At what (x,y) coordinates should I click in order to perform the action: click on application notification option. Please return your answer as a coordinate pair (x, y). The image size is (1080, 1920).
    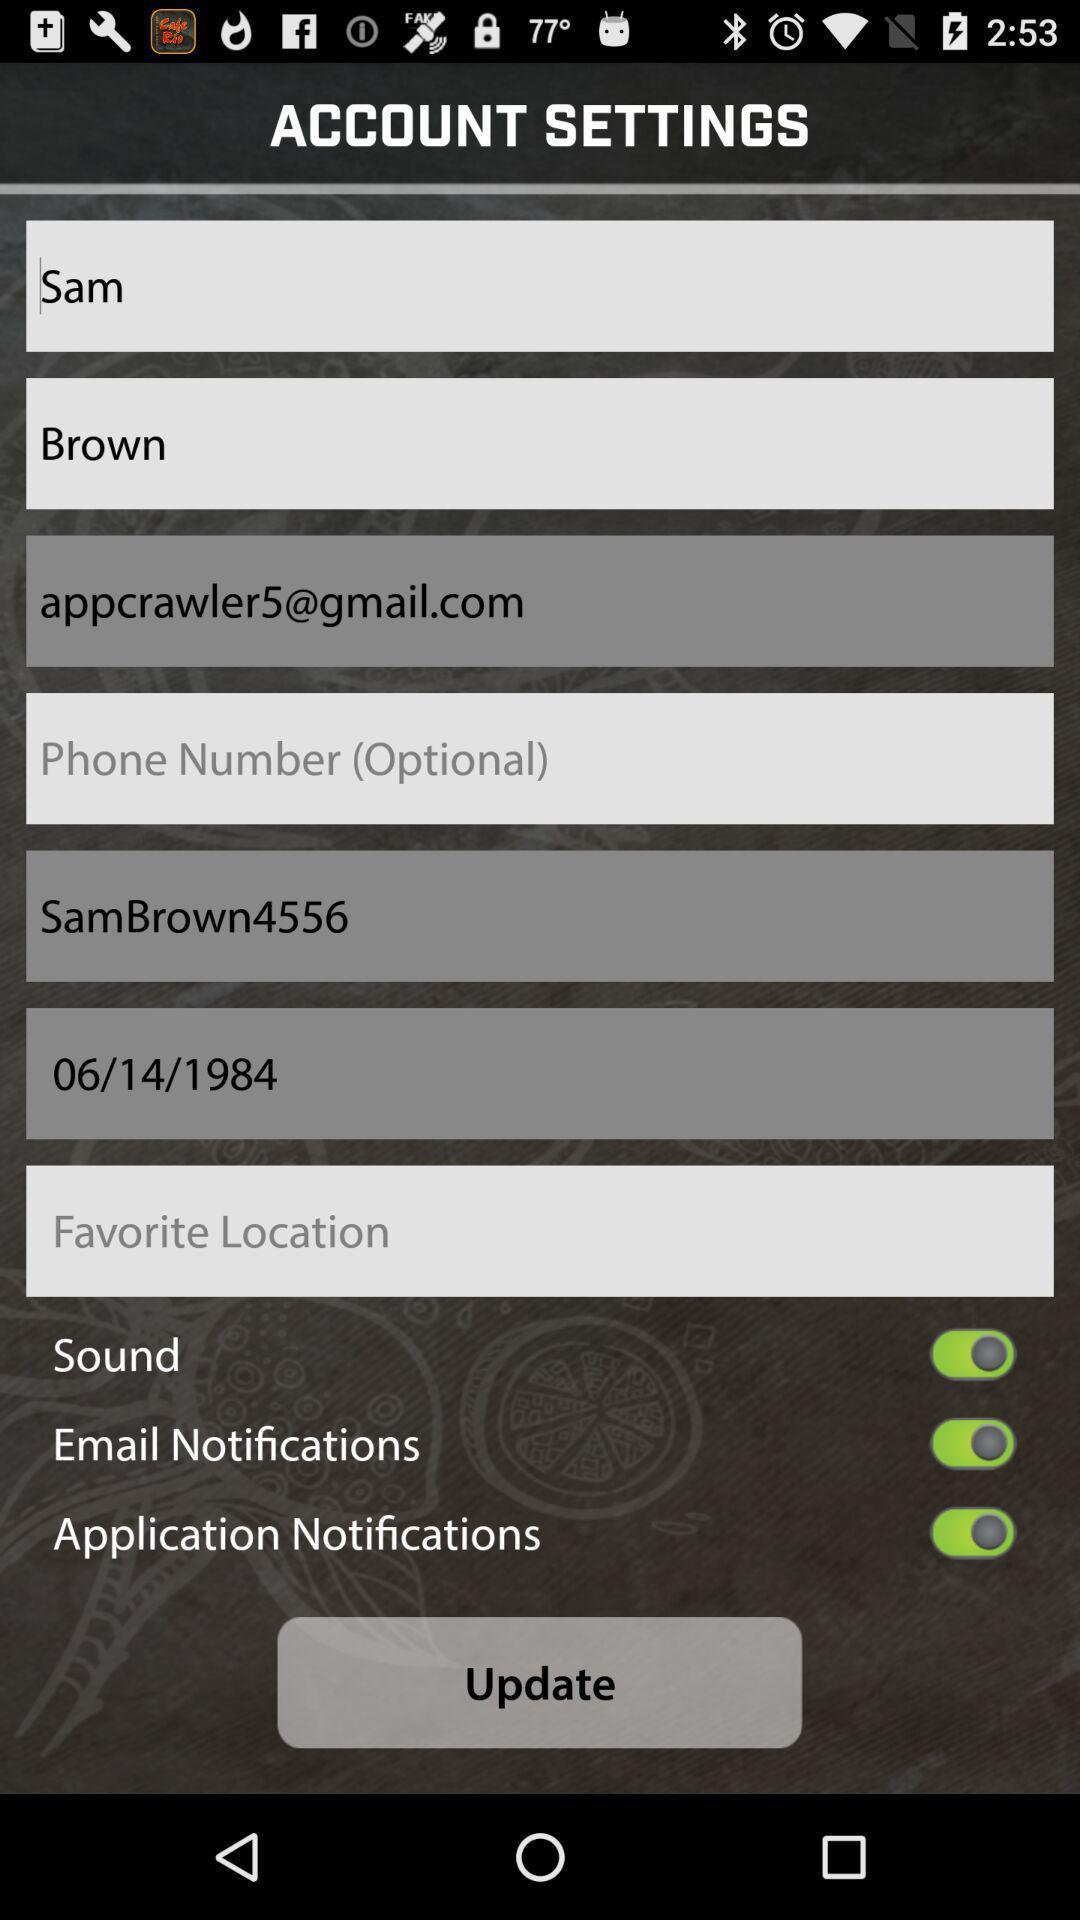
    Looking at the image, I should click on (972, 1531).